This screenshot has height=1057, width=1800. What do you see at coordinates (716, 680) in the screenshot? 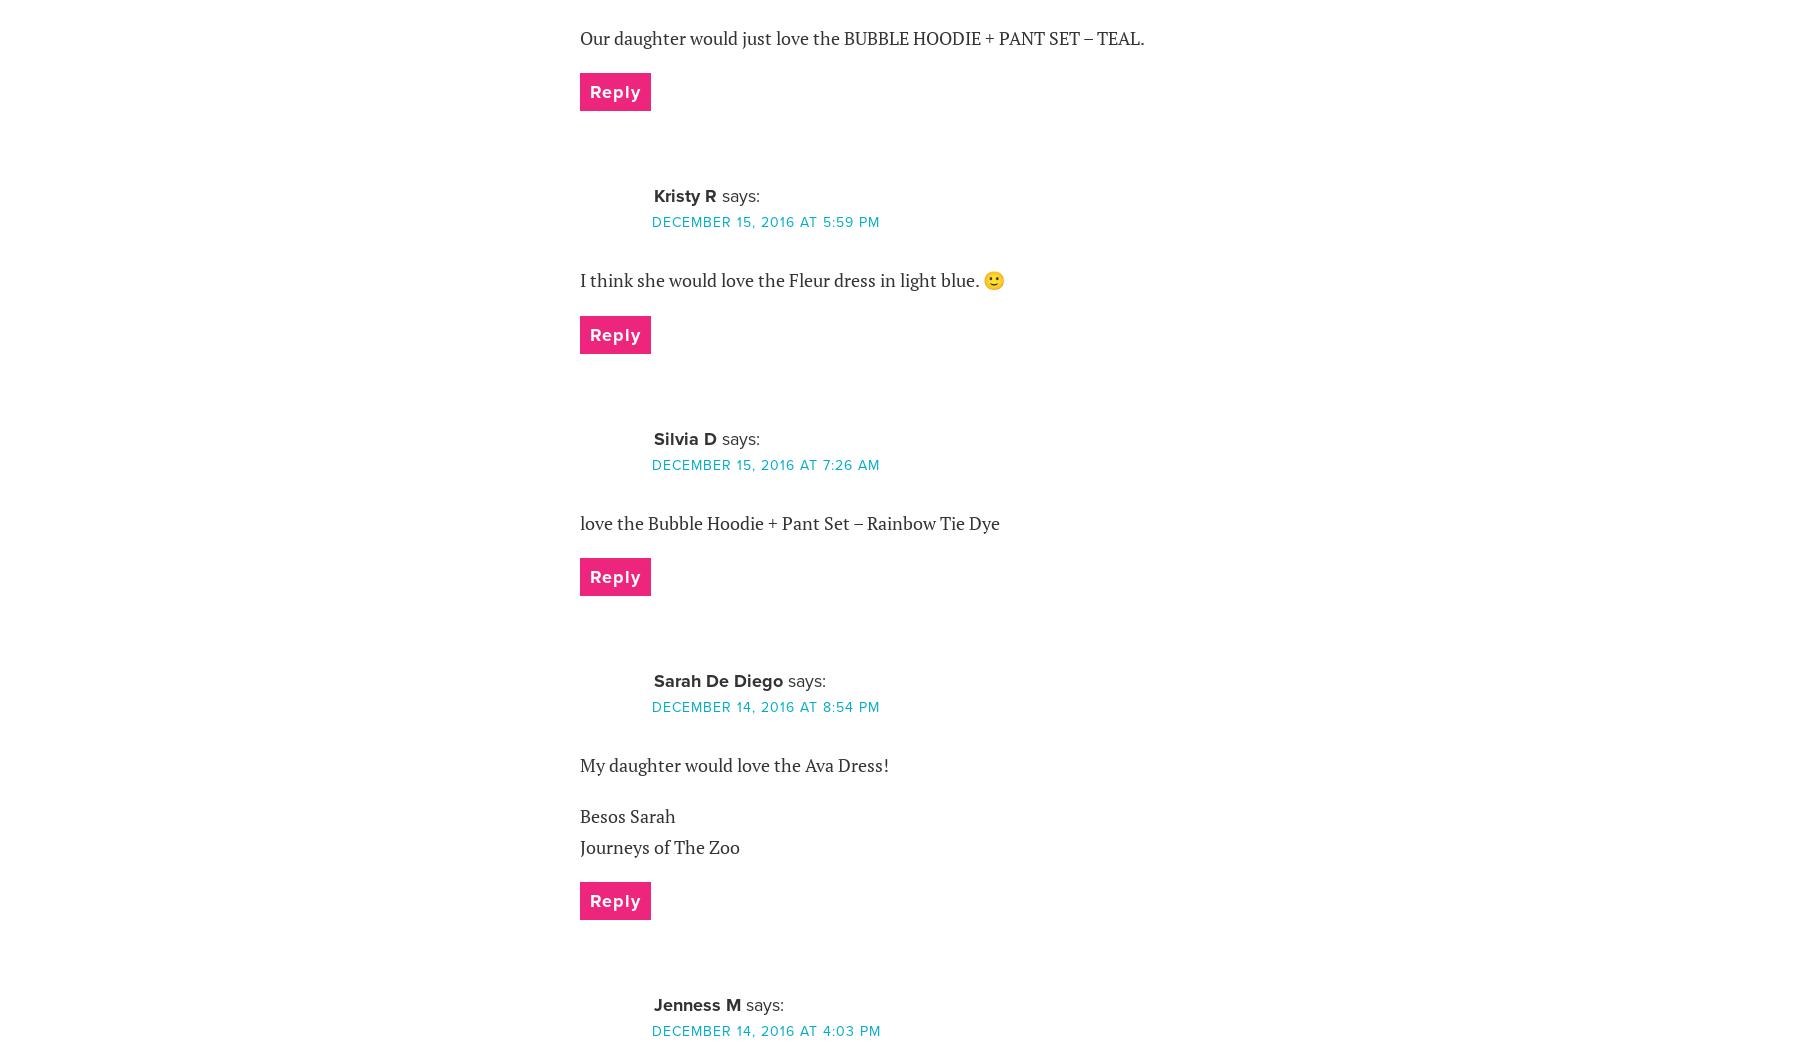
I see `'Sarah De Diego'` at bounding box center [716, 680].